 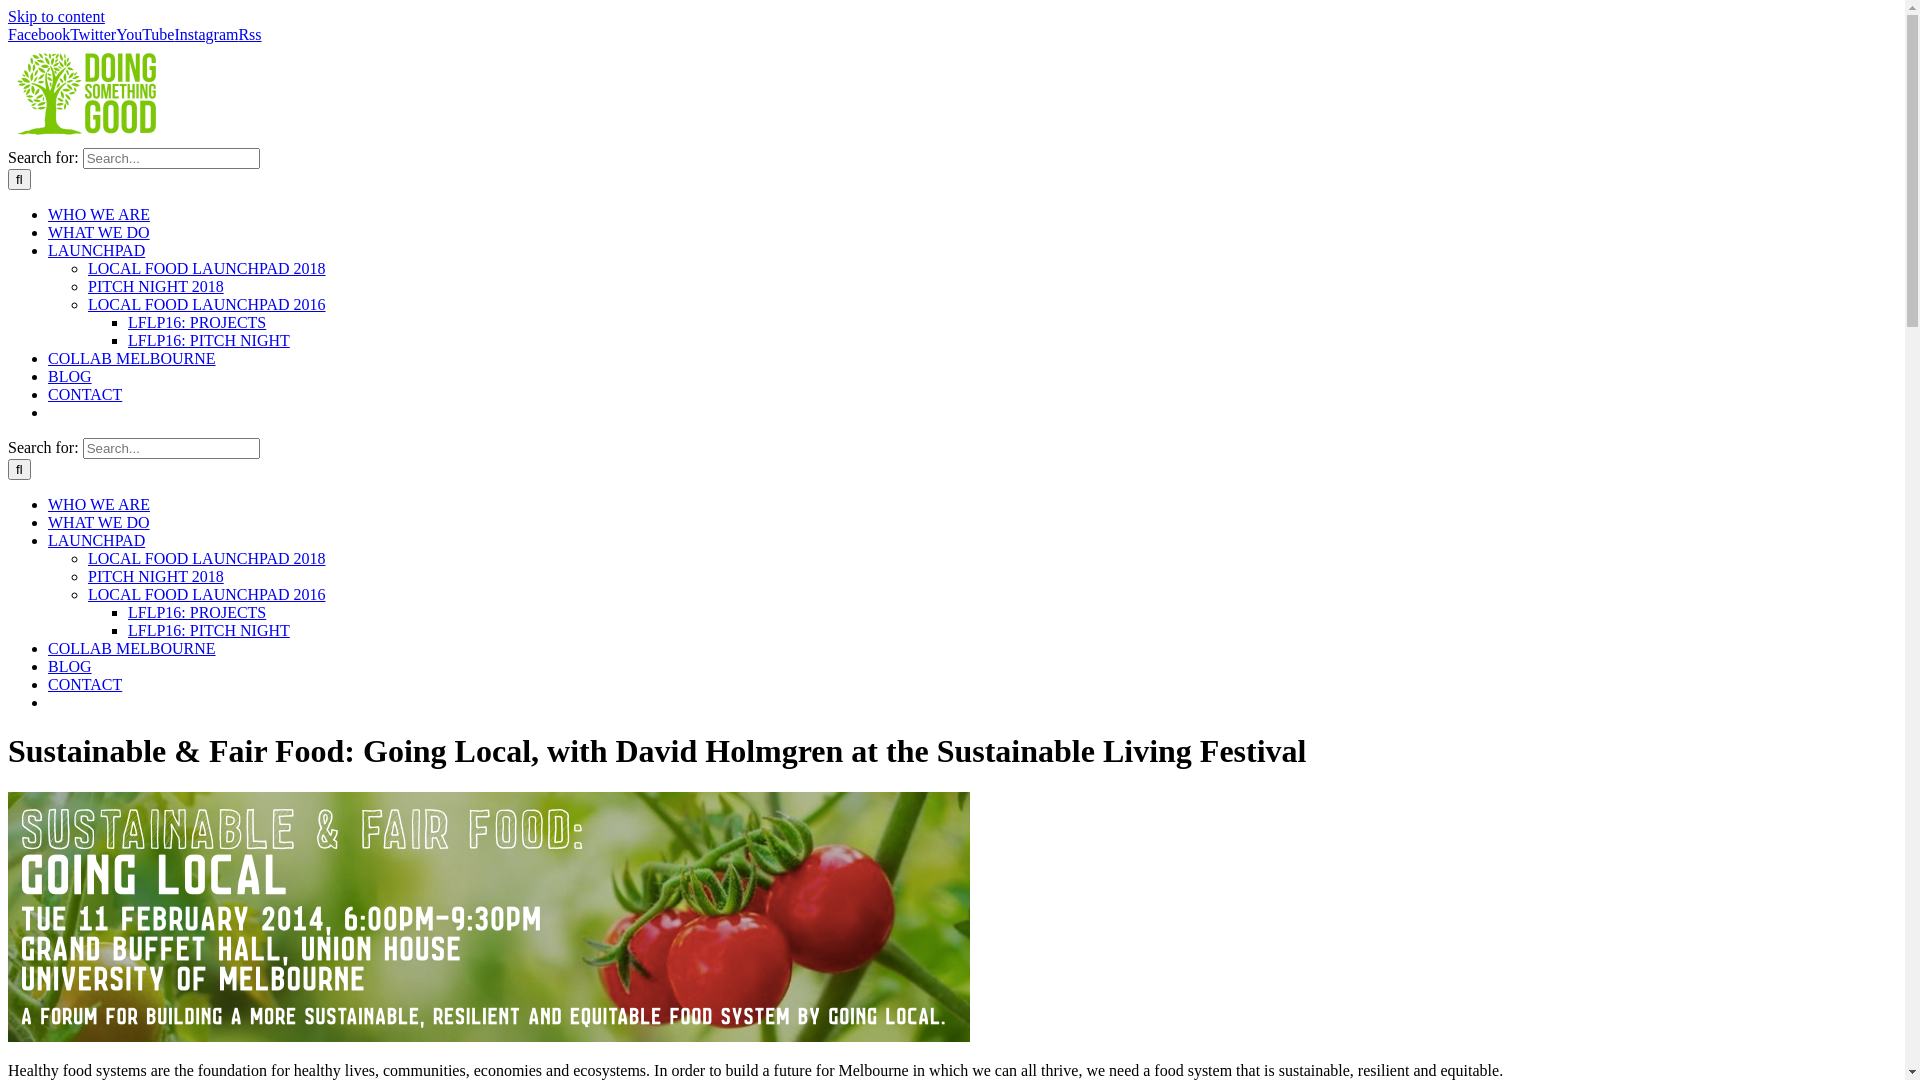 I want to click on 'Twitter', so click(x=91, y=34).